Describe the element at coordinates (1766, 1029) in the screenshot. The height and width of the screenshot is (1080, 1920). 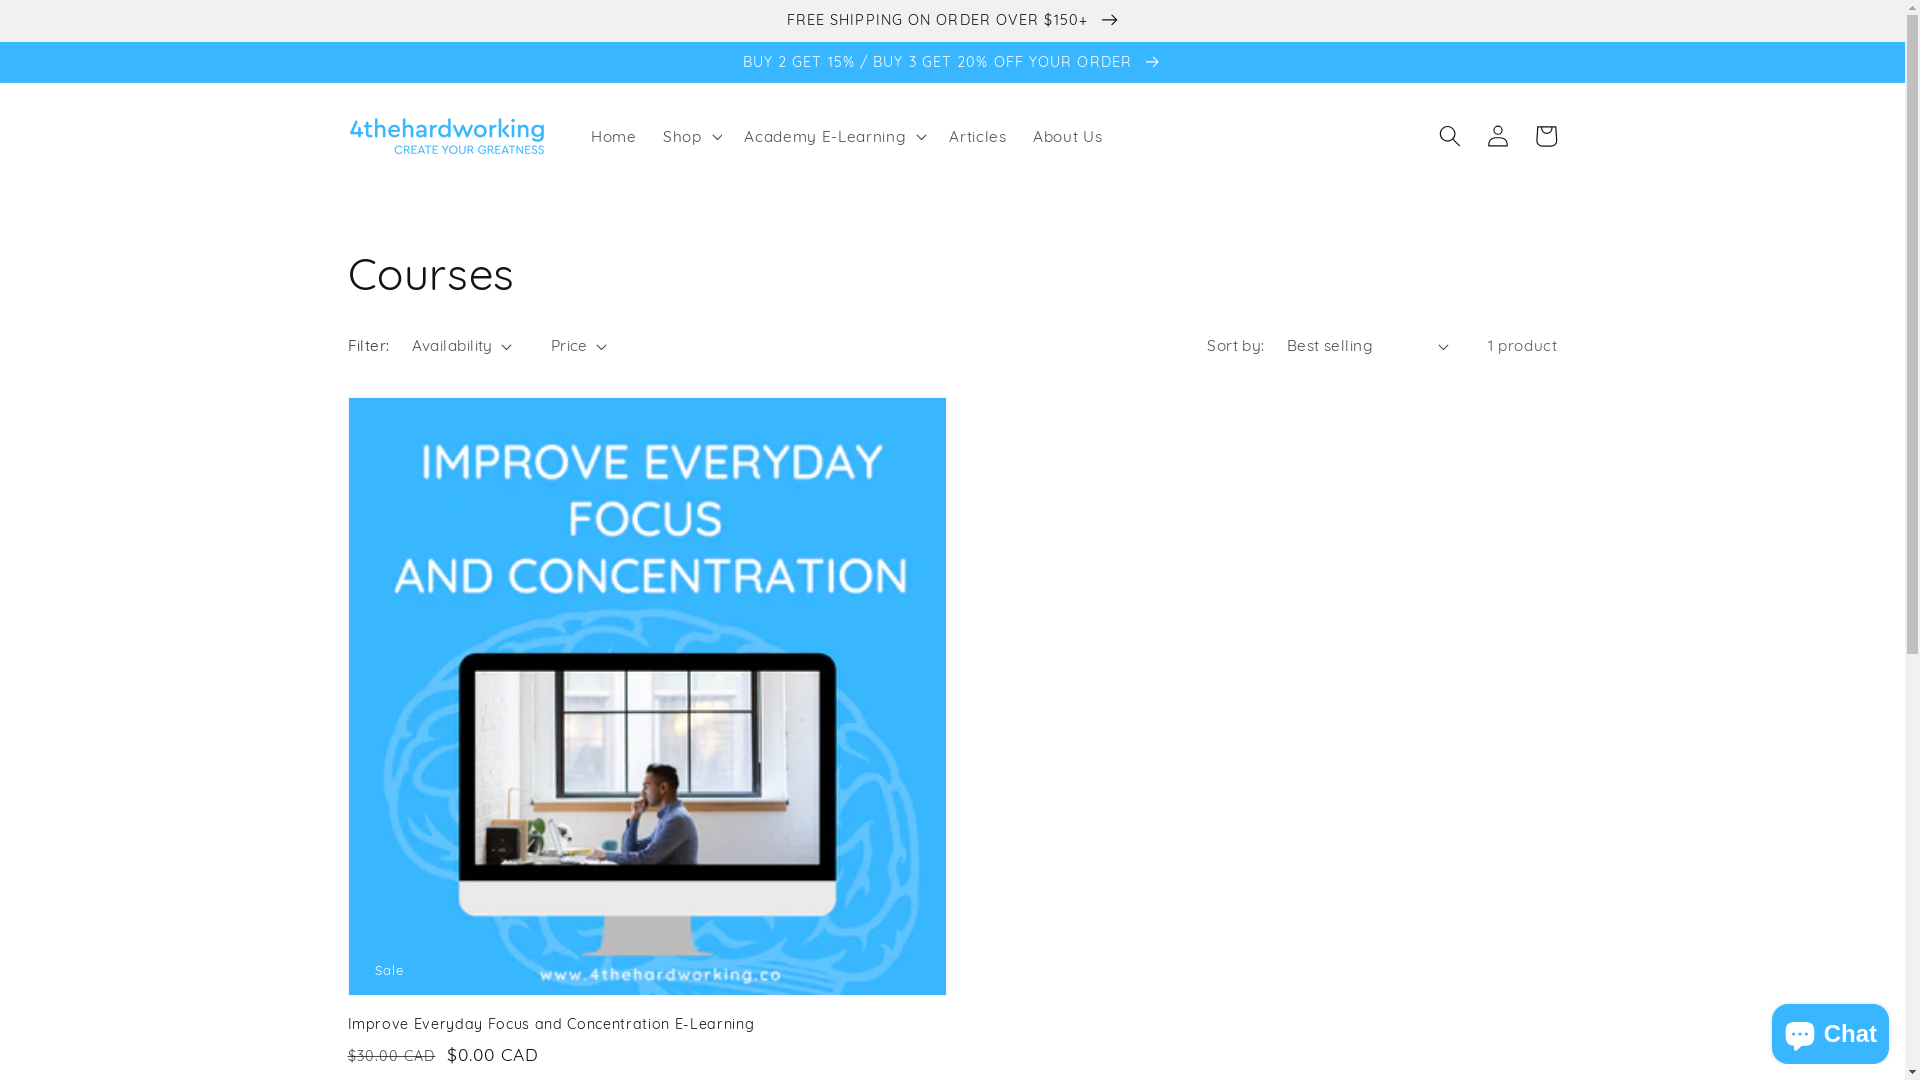
I see `'Shopify online store chat'` at that location.